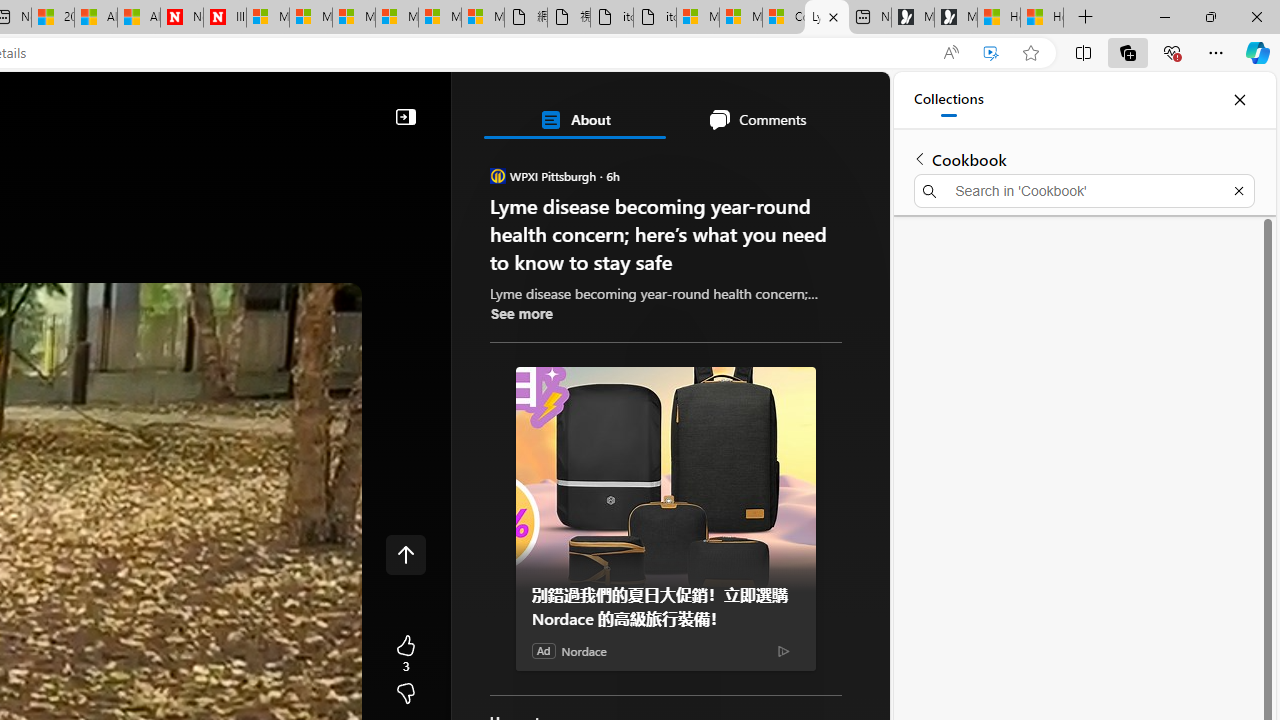  I want to click on 'Enhance video', so click(991, 52).